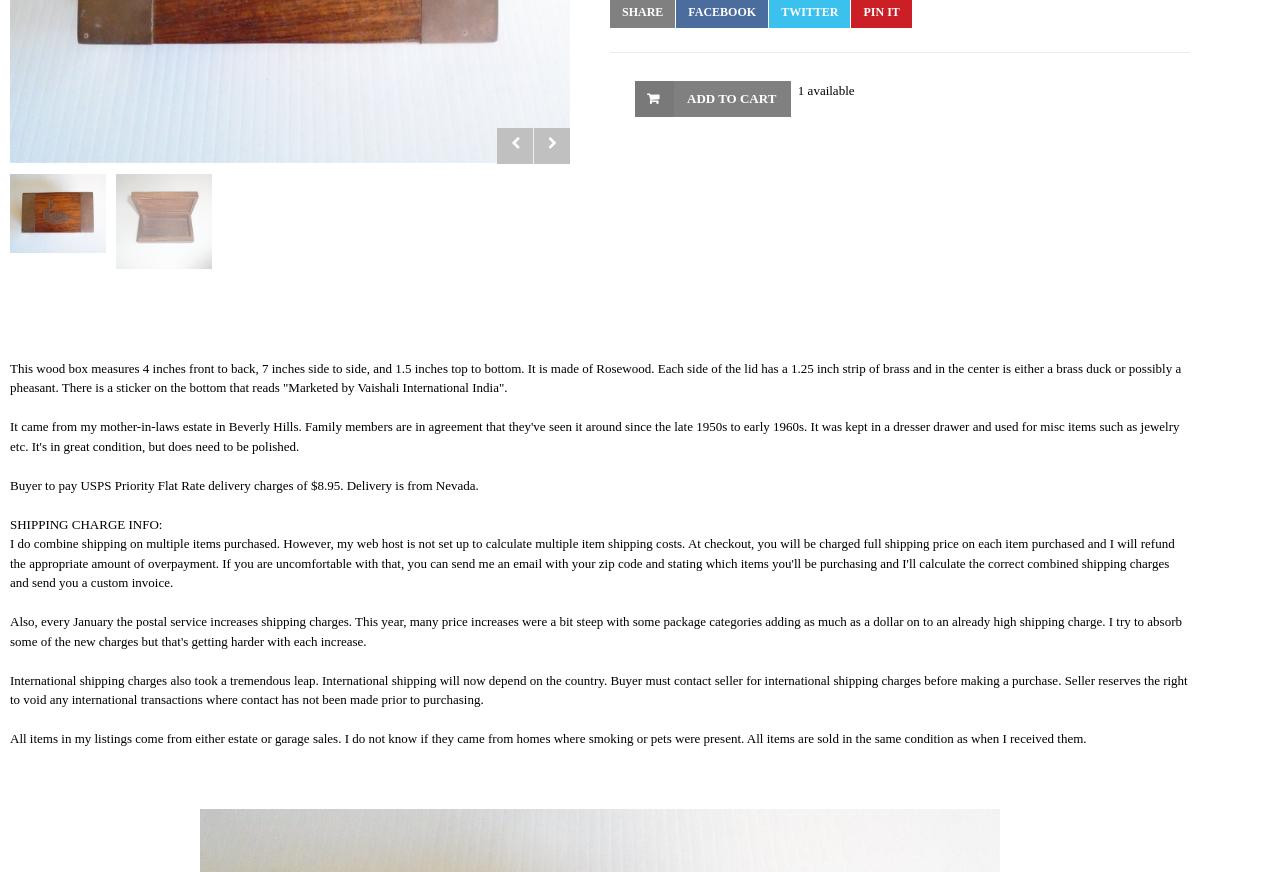 The image size is (1280, 872). Describe the element at coordinates (9, 436) in the screenshot. I see `'It came from my mother-in-laws estate in Beverly Hills. Family members are in agreement that they've seen it around since the late 1950s to early 1960s. It was kept in a dresser drawer and used for misc items such as jewelry etc. It's in great condition, but does need to be polished.'` at that location.